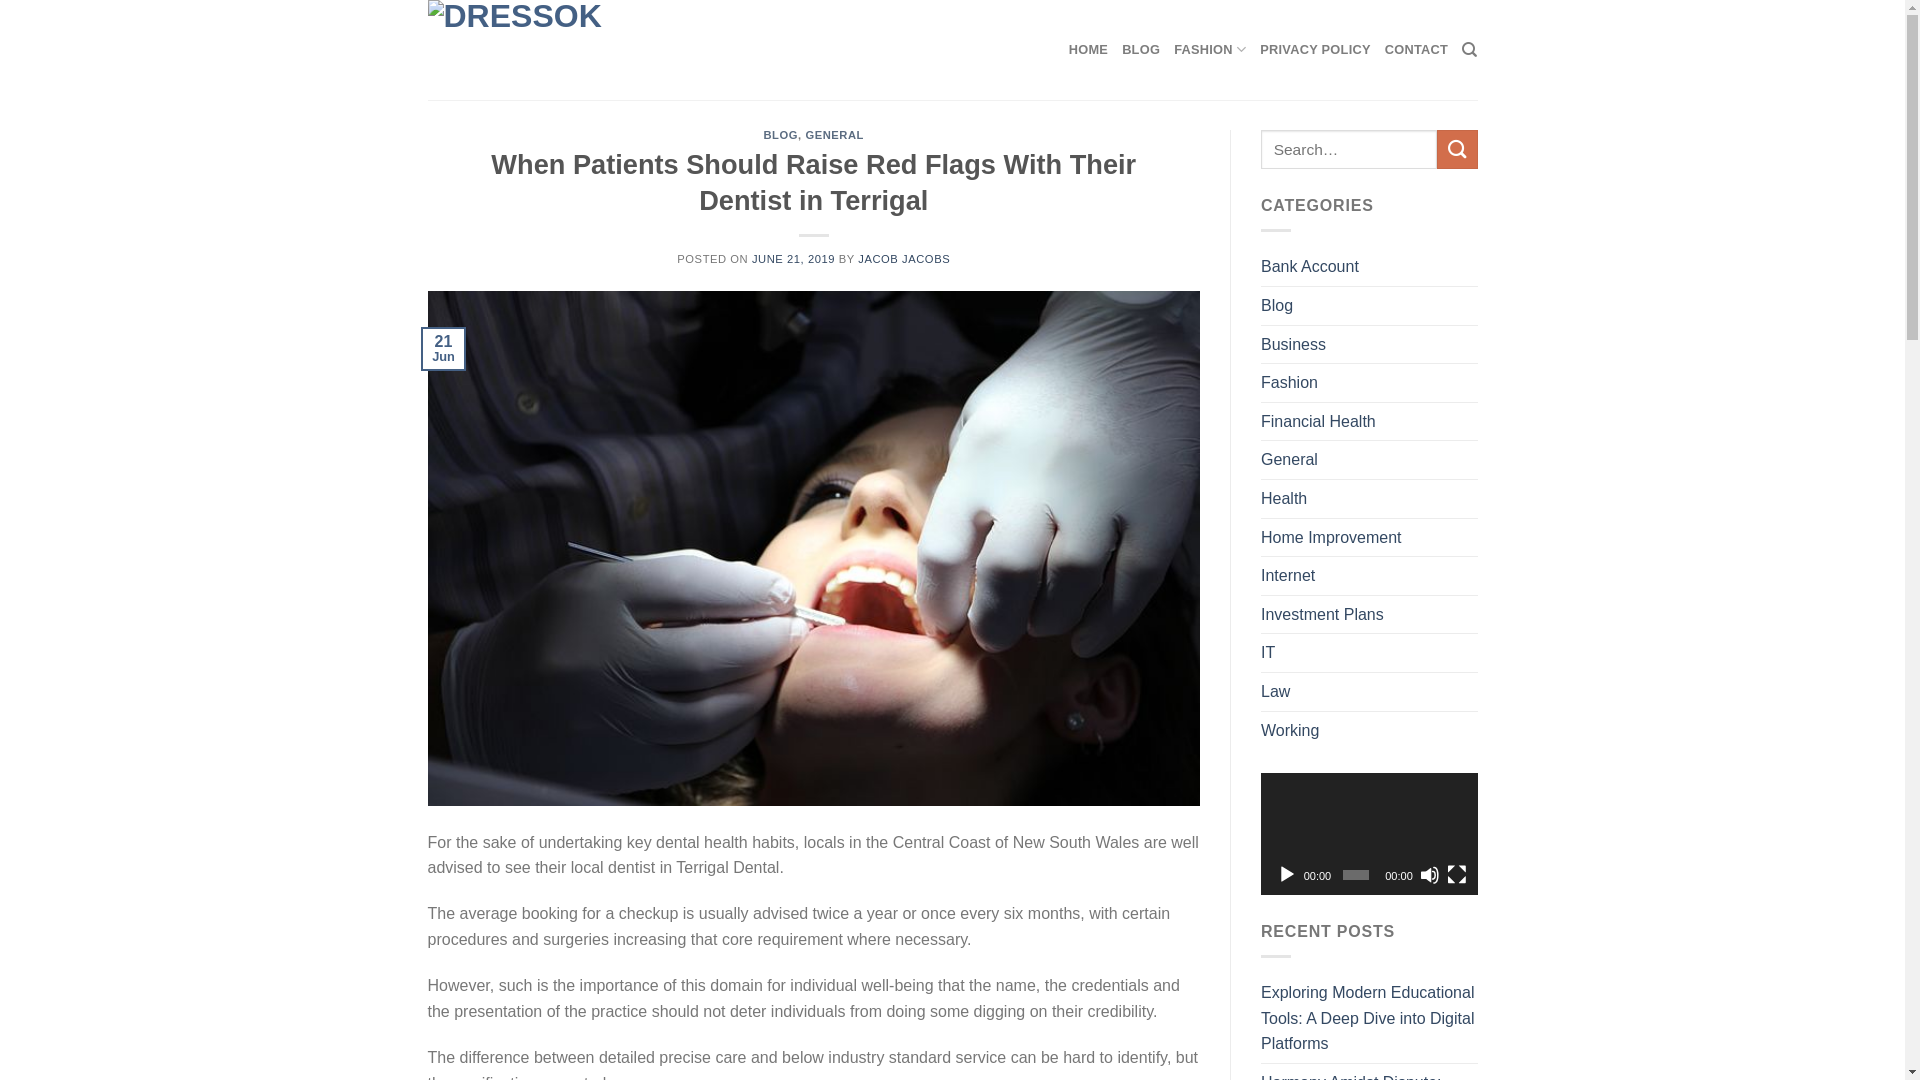 The image size is (1920, 1080). Describe the element at coordinates (1293, 343) in the screenshot. I see `'Business'` at that location.